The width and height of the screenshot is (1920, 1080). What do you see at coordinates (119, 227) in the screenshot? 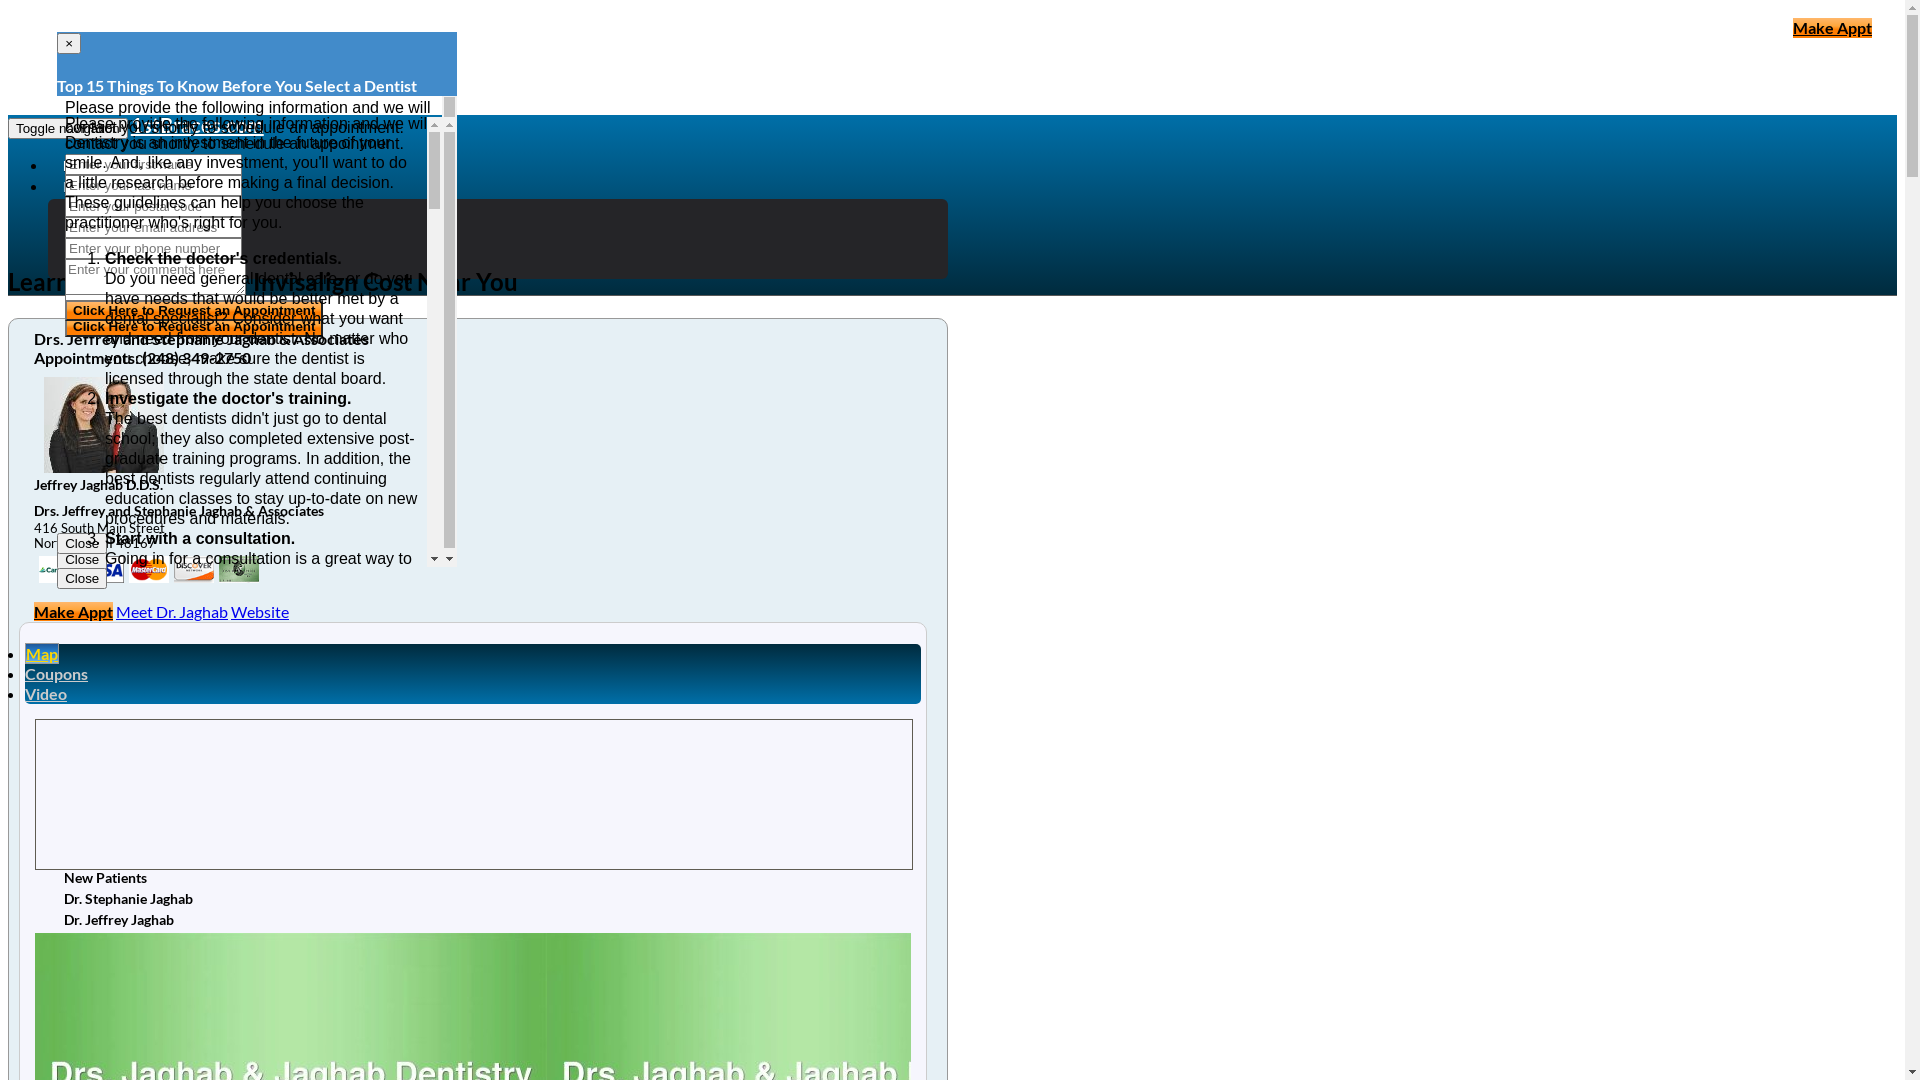
I see `'Invisalign'` at bounding box center [119, 227].